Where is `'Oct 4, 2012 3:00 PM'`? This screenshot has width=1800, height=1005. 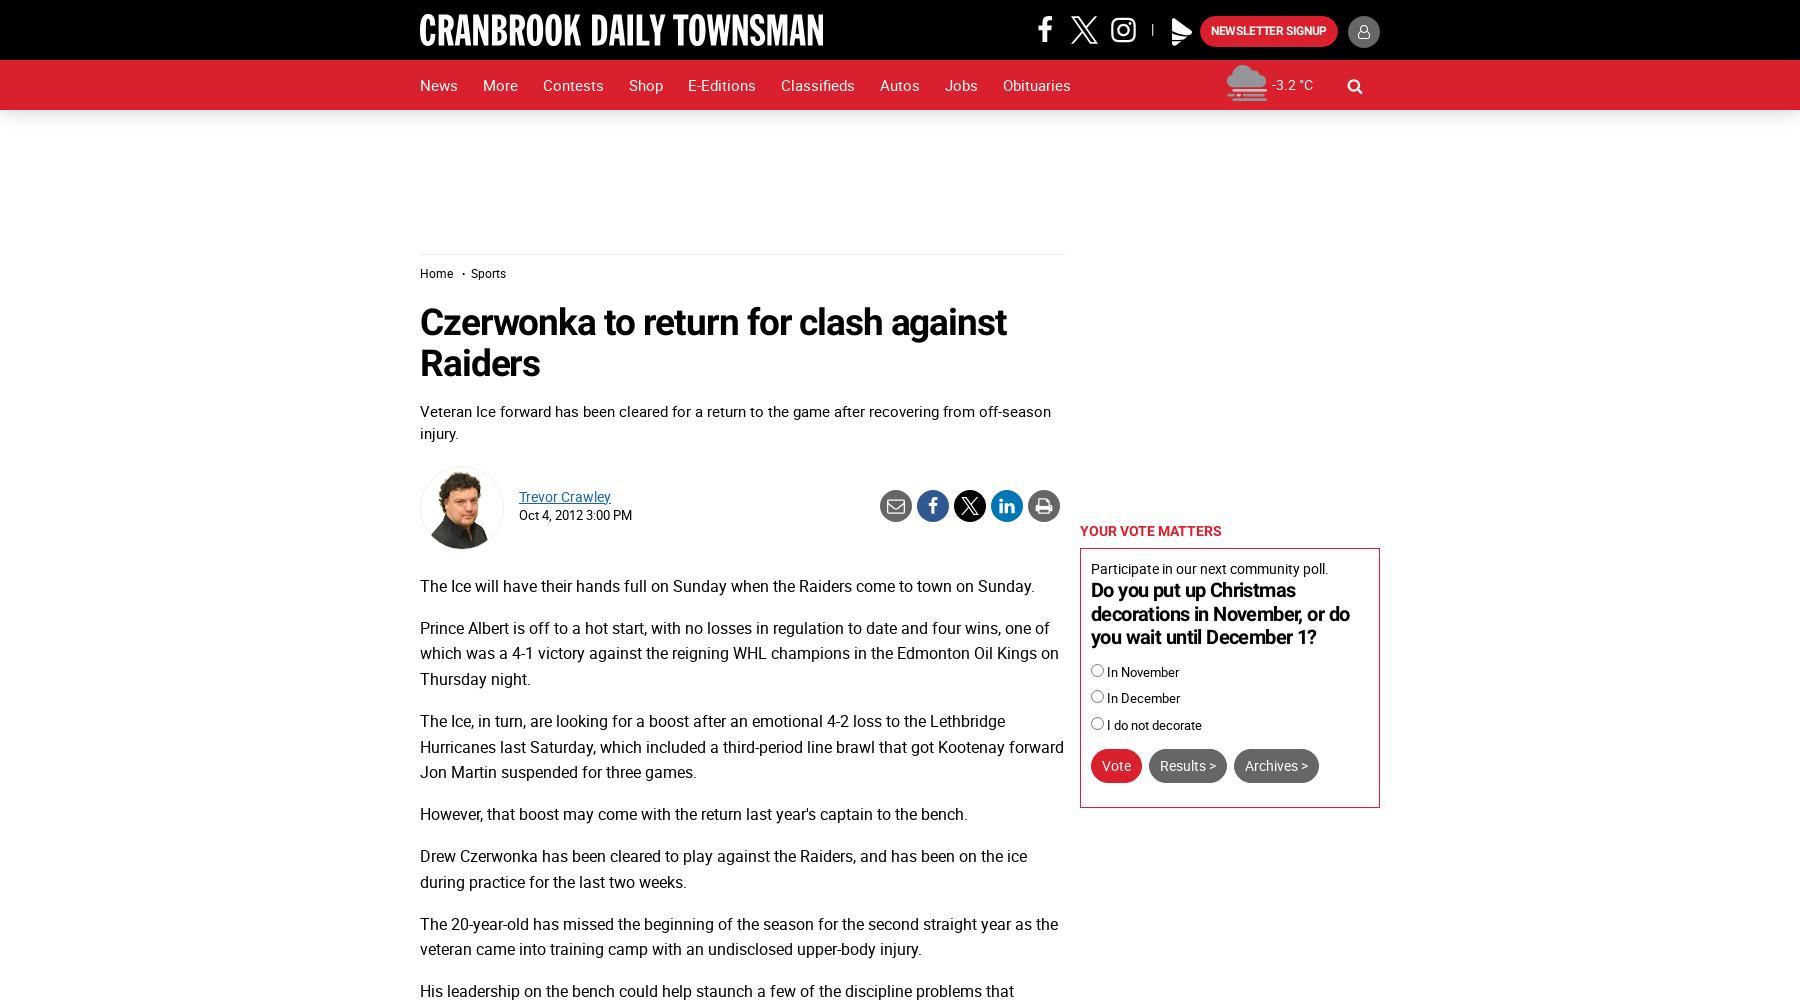 'Oct 4, 2012 3:00 PM' is located at coordinates (575, 513).